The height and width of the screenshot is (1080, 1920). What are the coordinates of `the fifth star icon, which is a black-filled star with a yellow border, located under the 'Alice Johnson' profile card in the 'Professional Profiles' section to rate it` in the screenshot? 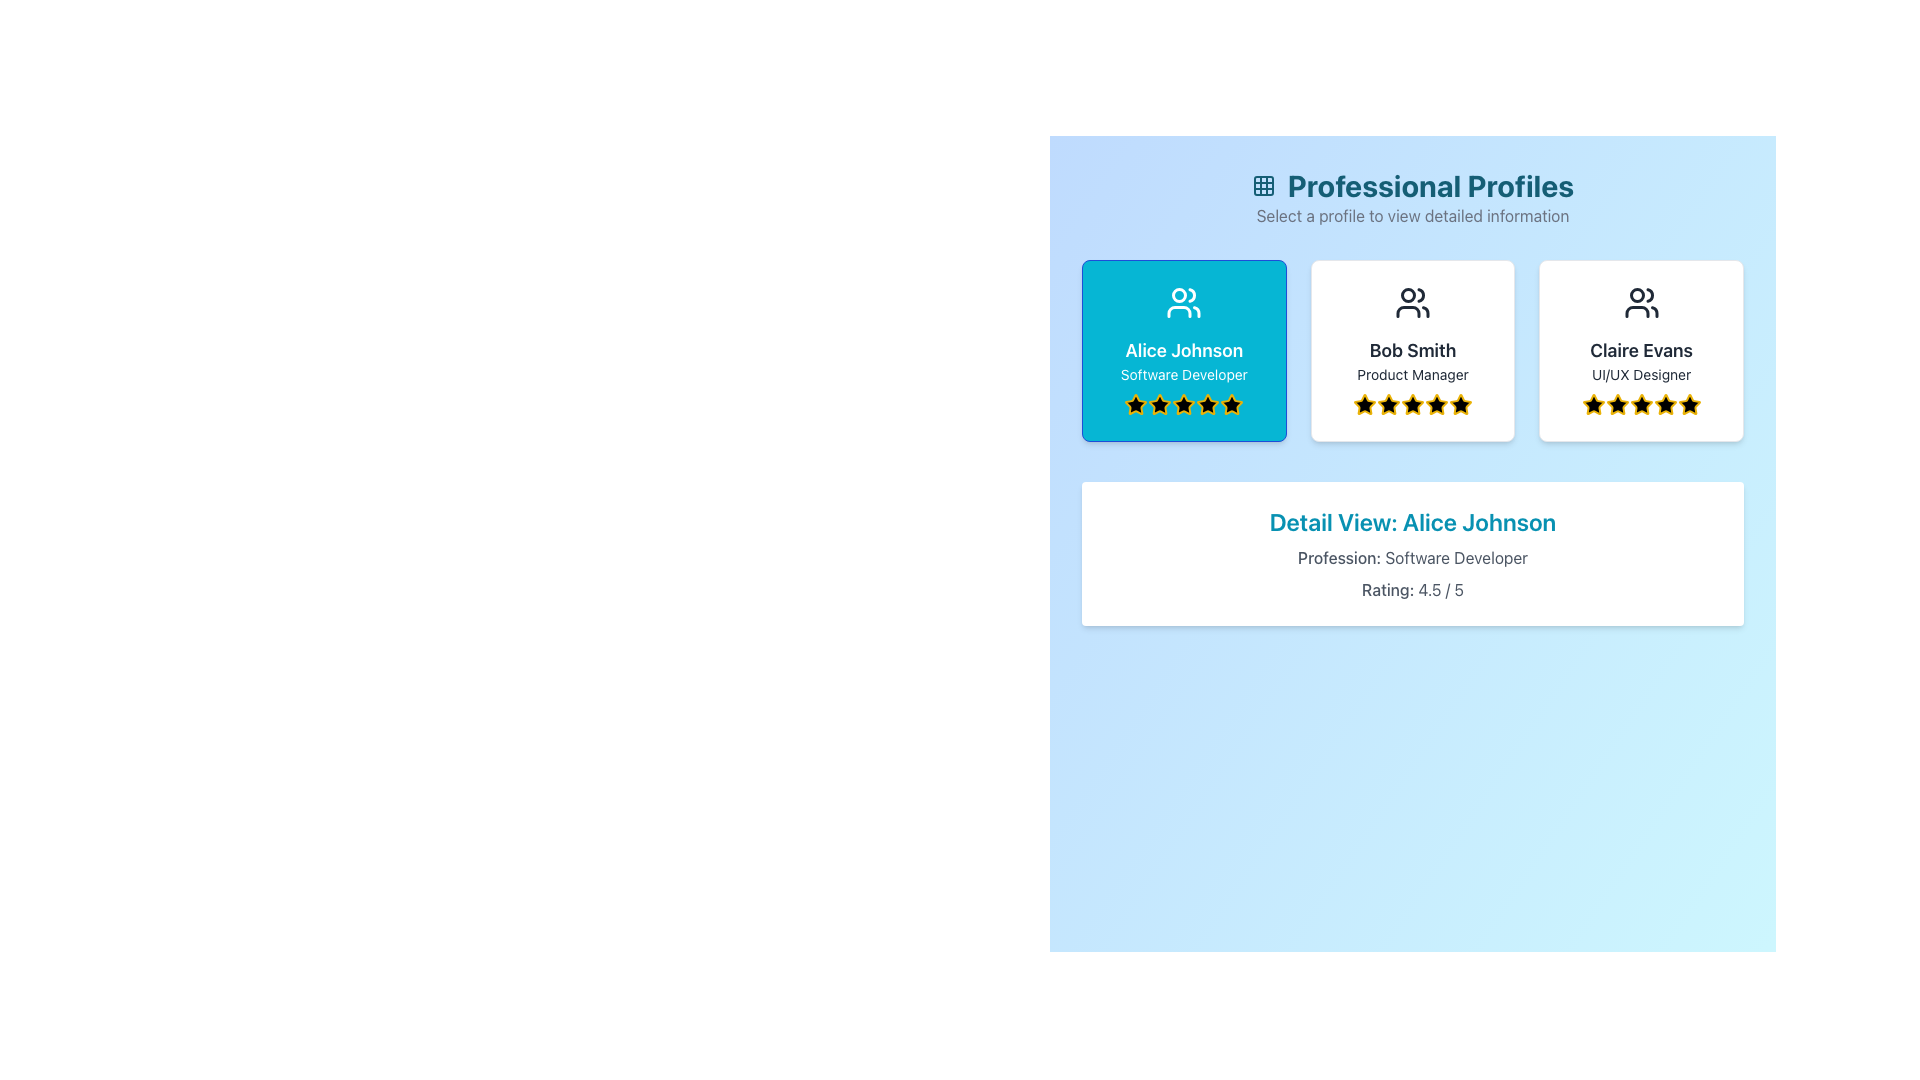 It's located at (1231, 405).